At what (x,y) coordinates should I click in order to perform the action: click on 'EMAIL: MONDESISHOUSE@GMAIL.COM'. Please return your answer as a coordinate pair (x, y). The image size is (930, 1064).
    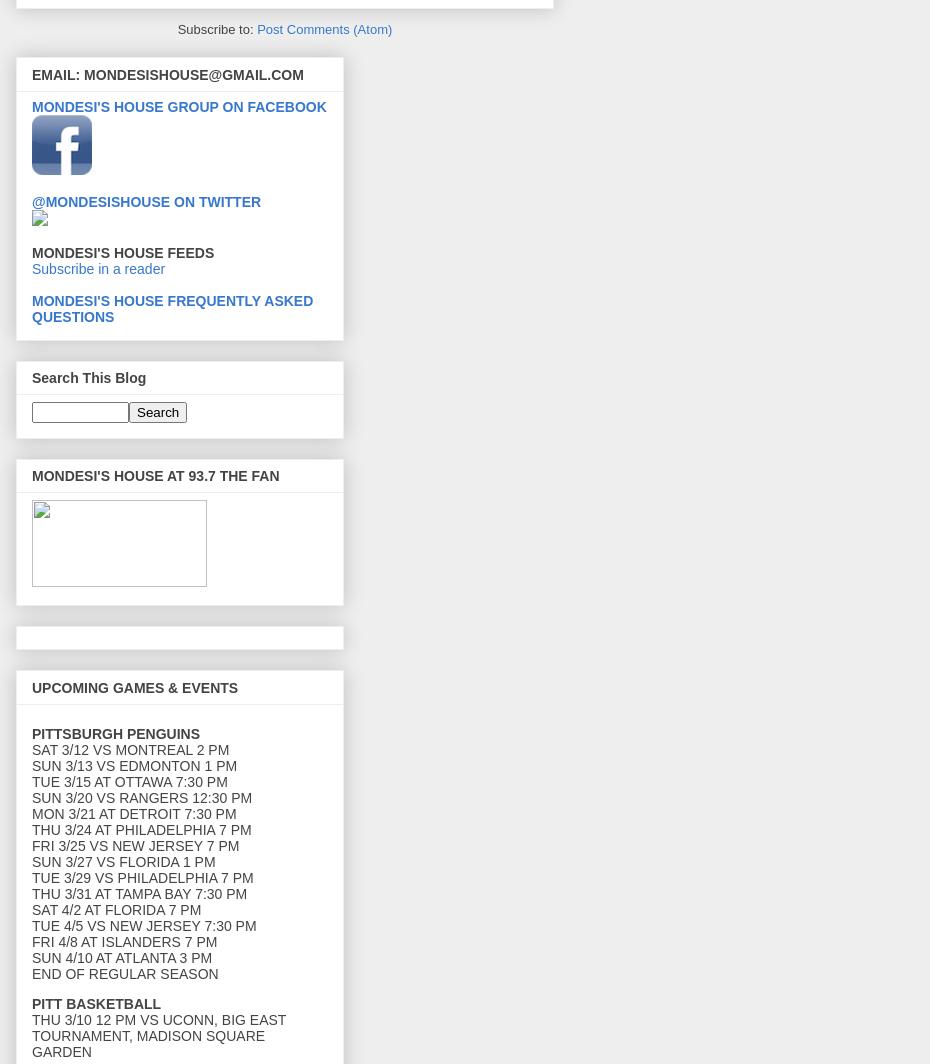
    Looking at the image, I should click on (30, 73).